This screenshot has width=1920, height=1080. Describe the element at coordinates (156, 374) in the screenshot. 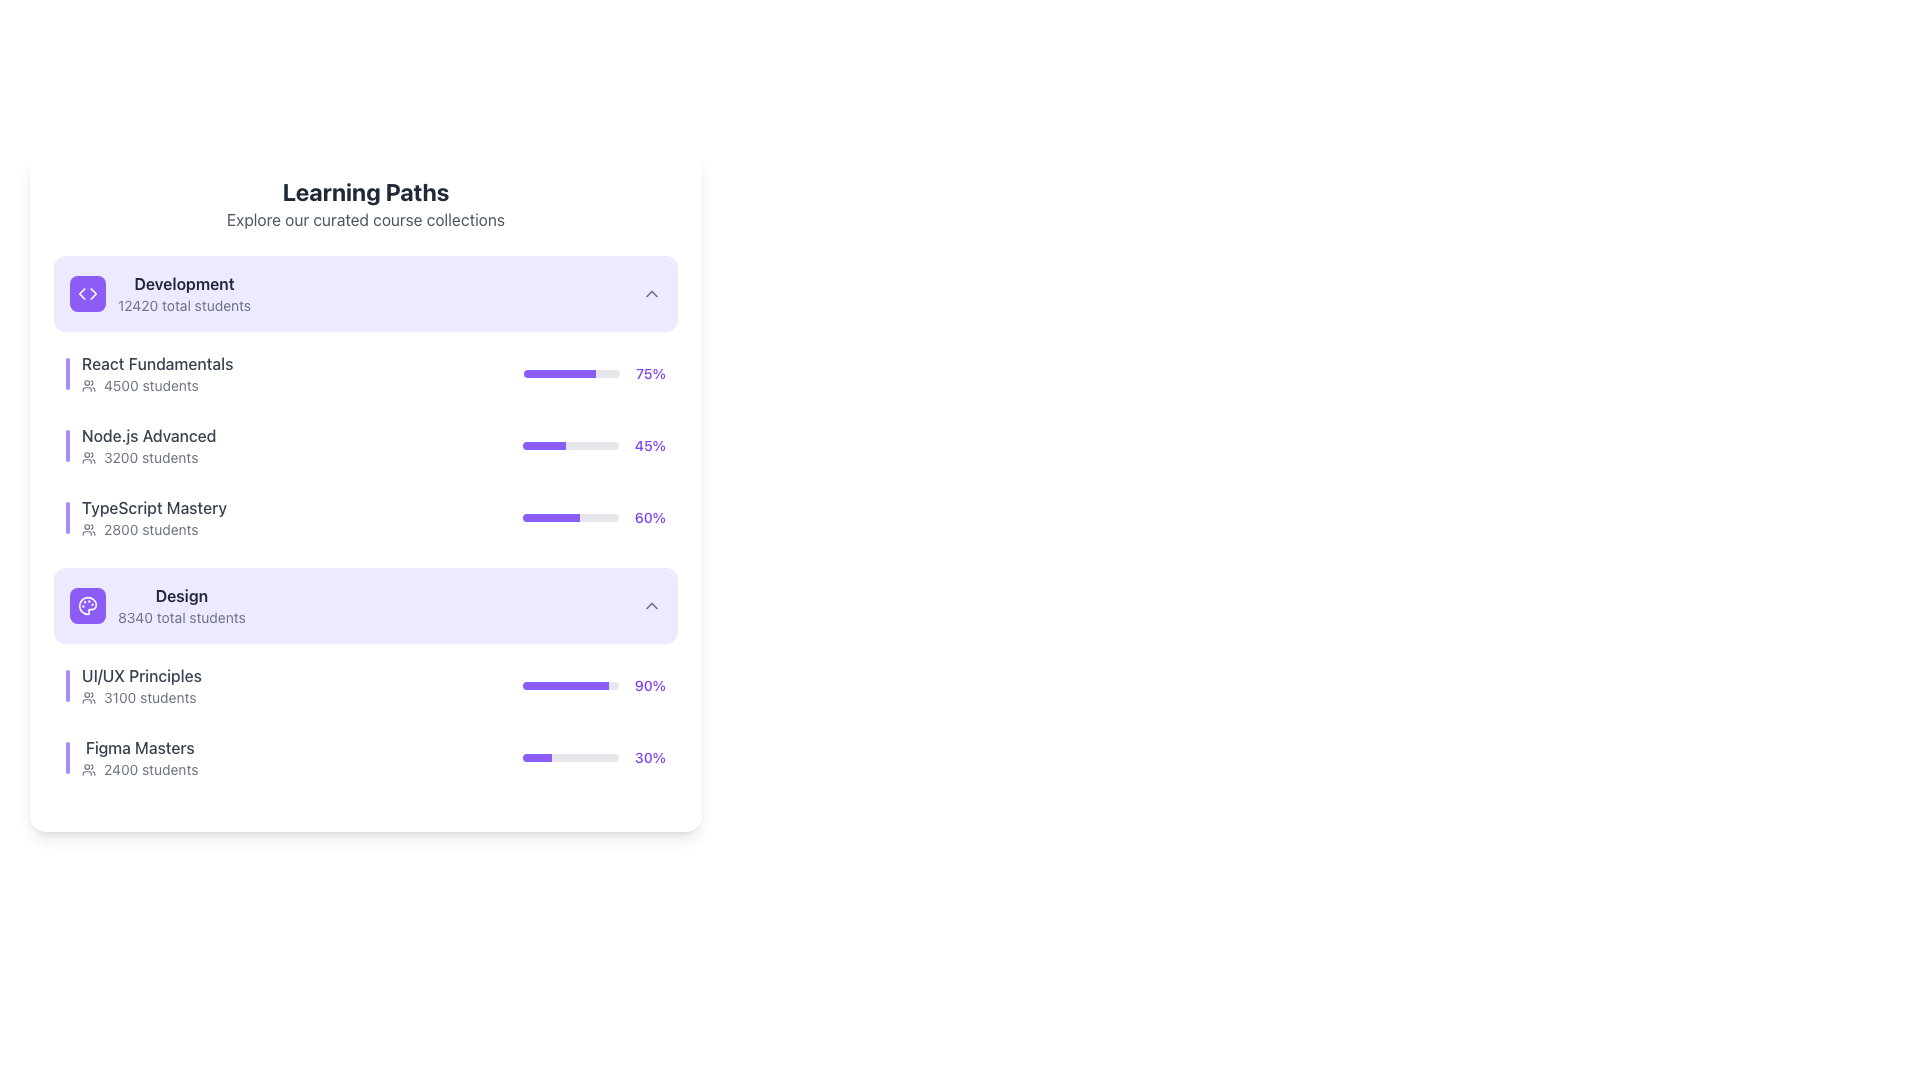

I see `the 'React Fundamentals' text label, which is the first entry in the list of courses under the 'Development' category` at that location.